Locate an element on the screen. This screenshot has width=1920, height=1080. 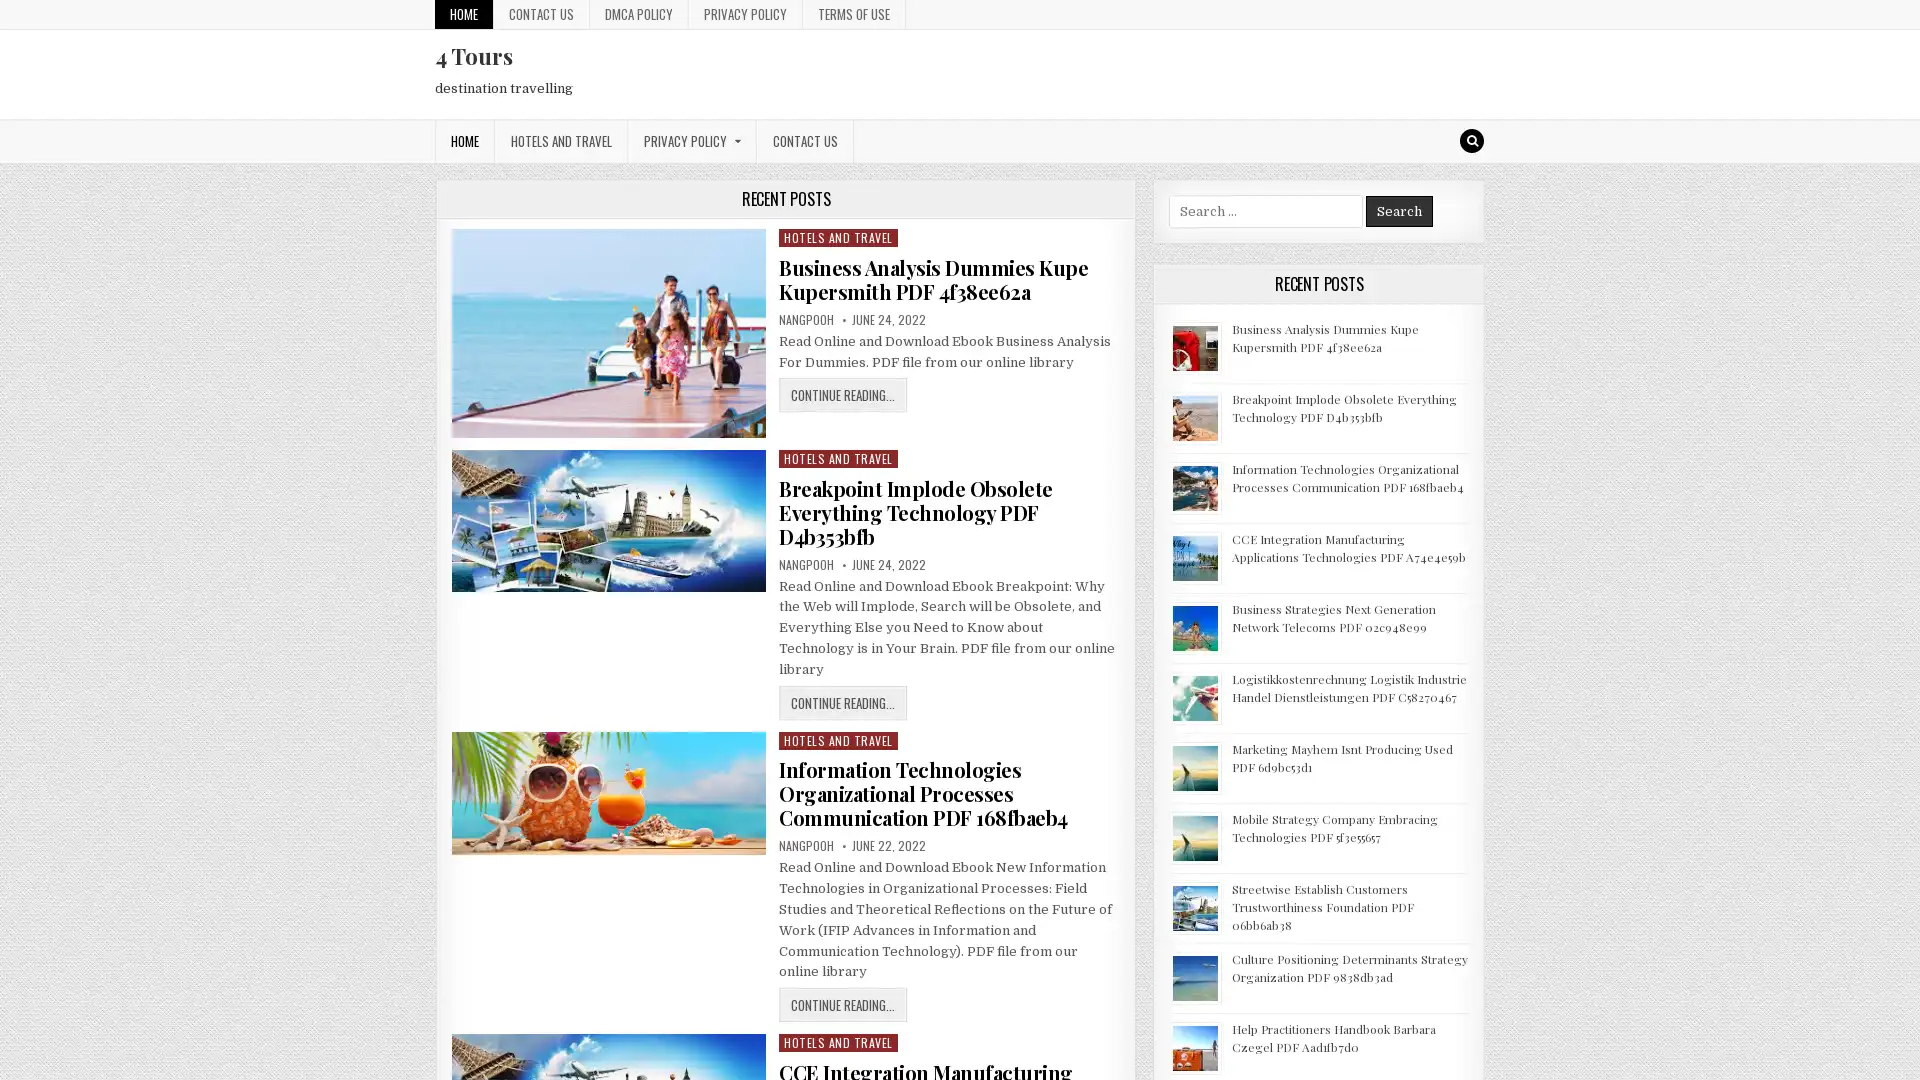
Search is located at coordinates (1398, 211).